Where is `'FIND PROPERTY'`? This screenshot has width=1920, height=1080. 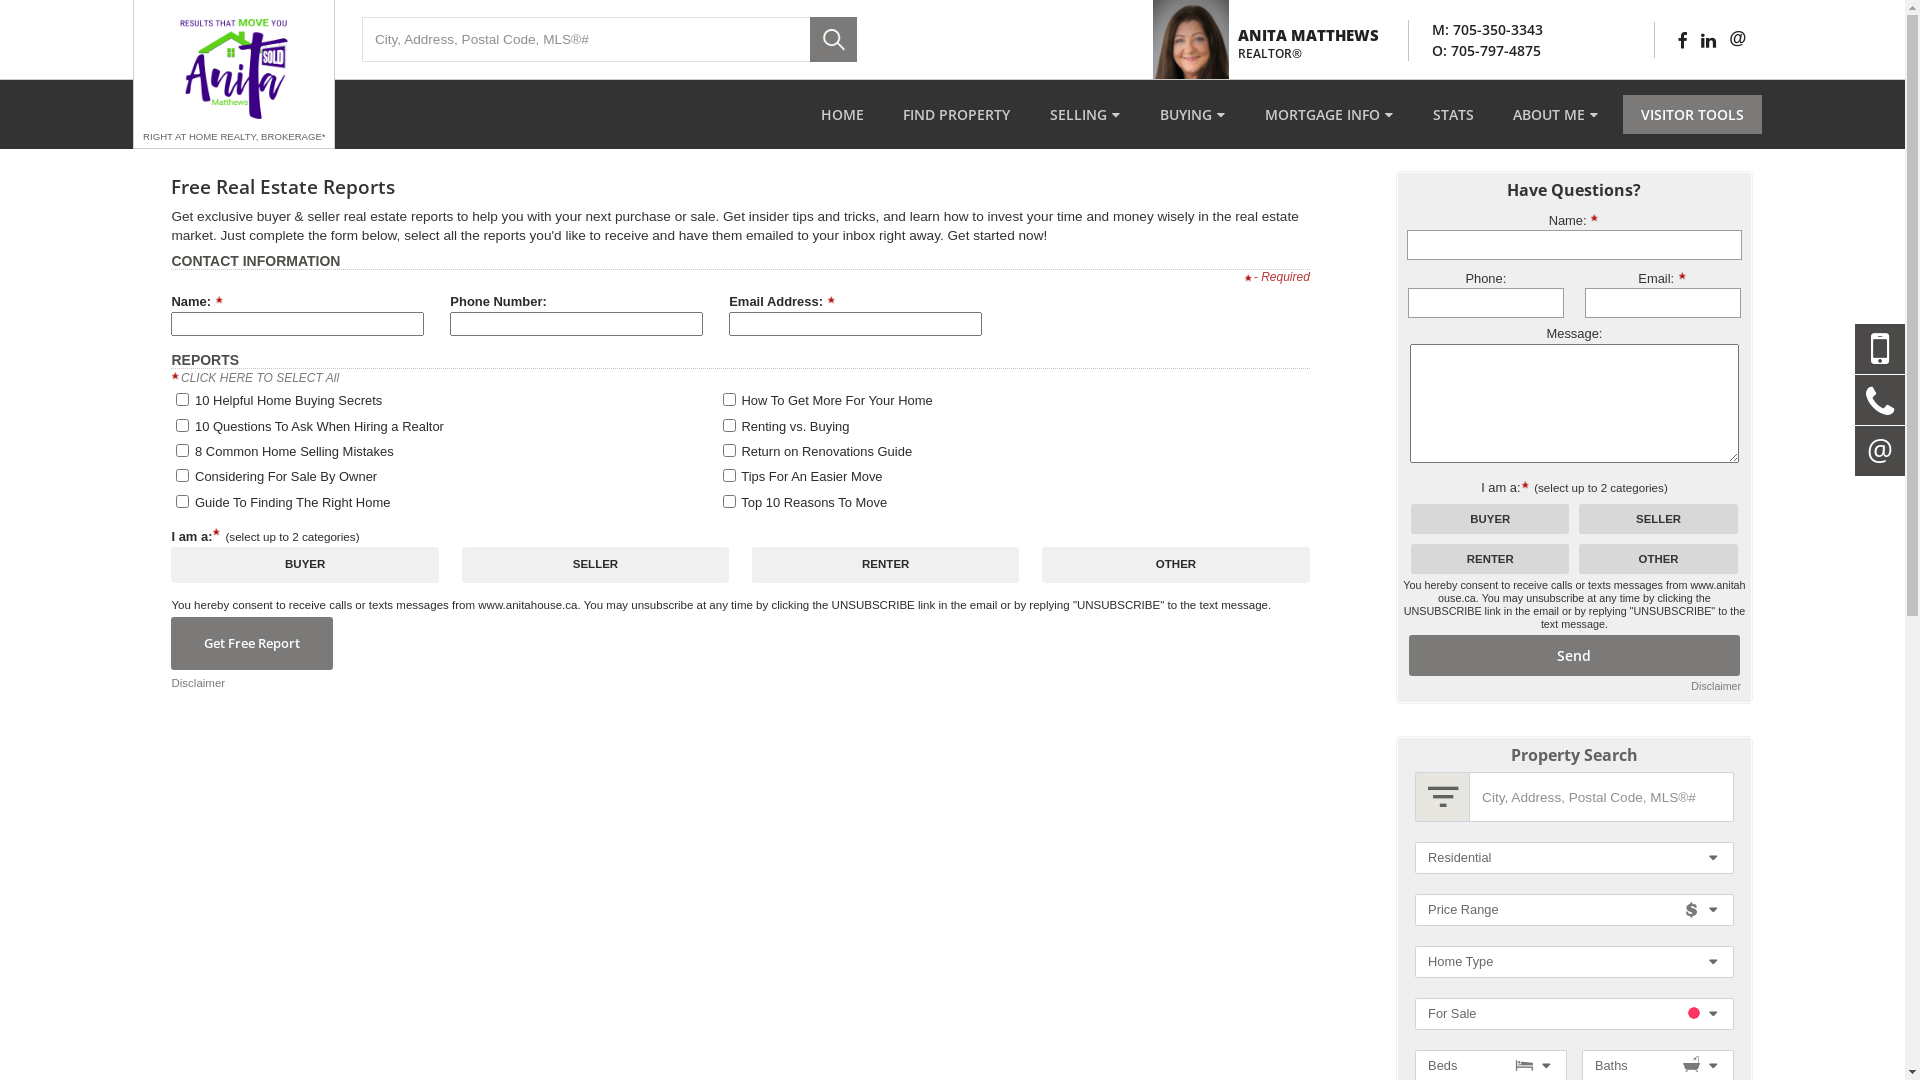
'FIND PROPERTY' is located at coordinates (955, 114).